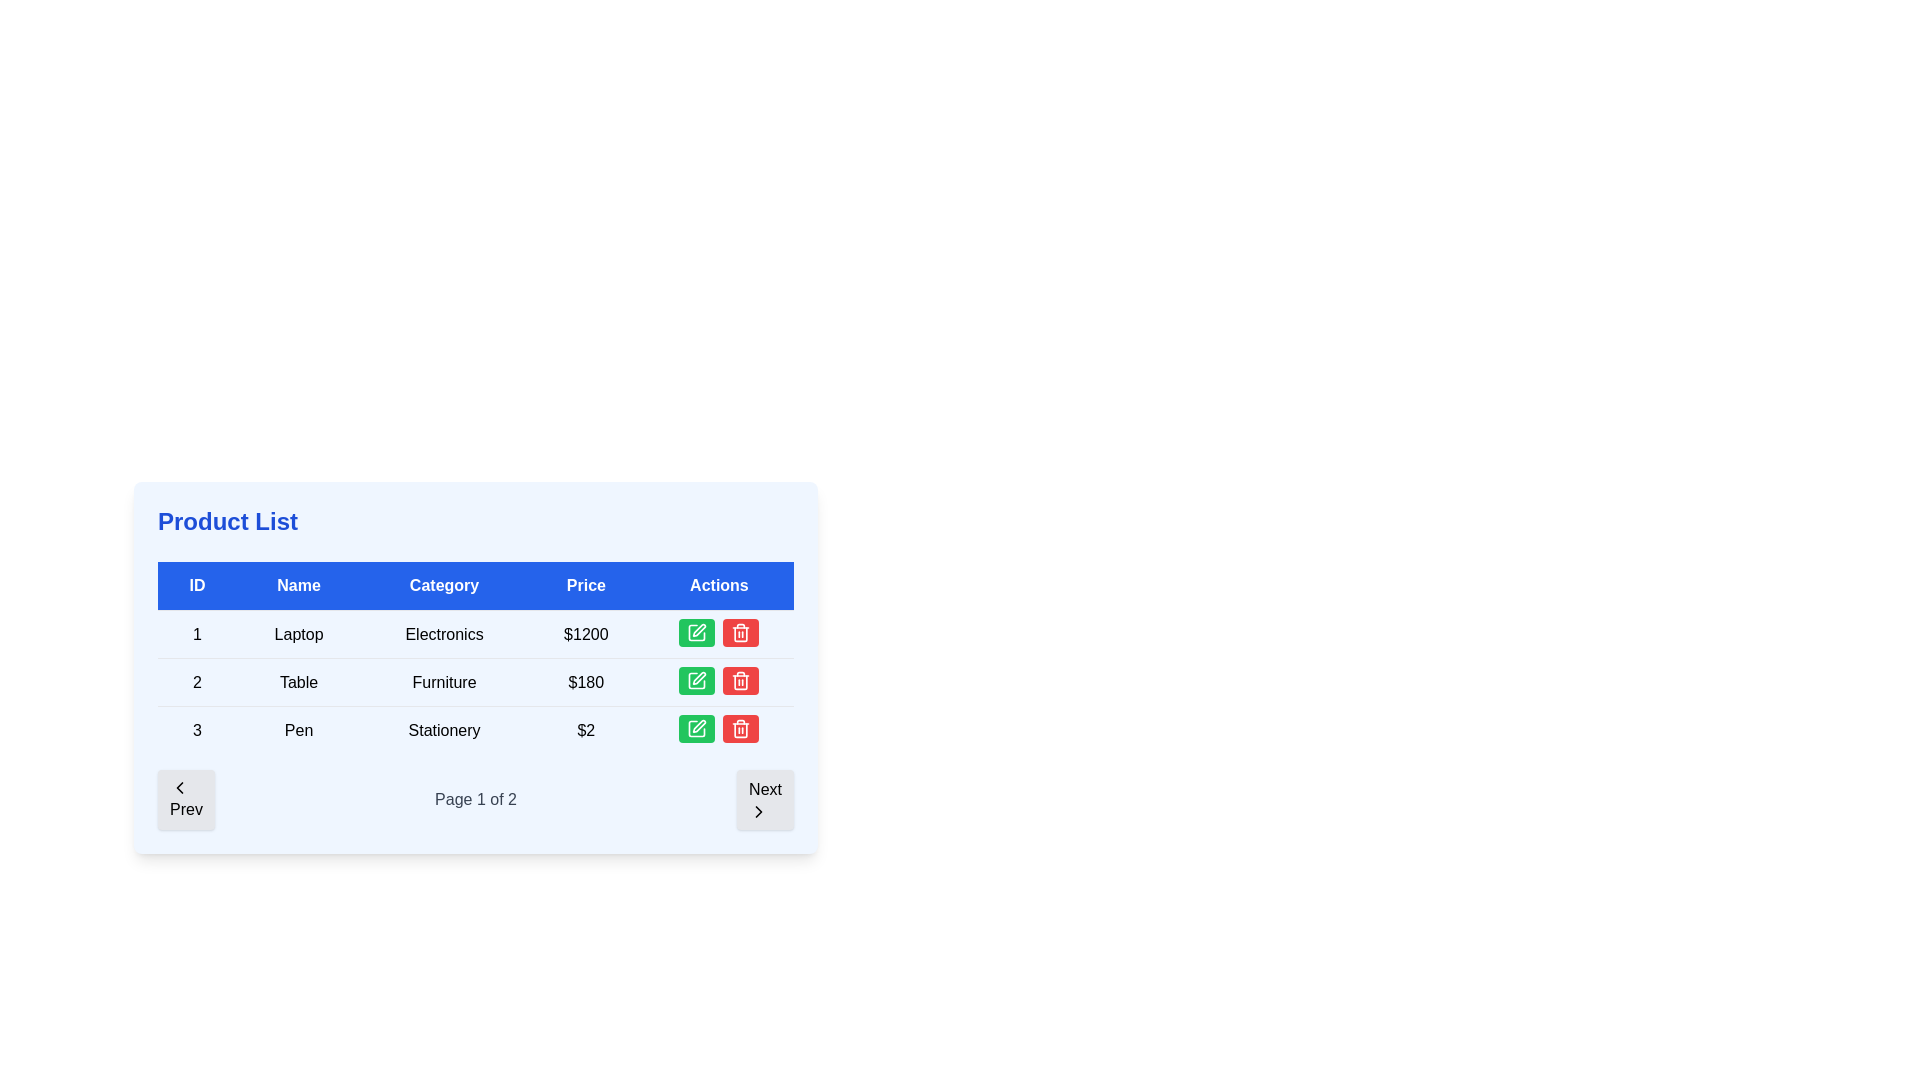 The image size is (1920, 1080). Describe the element at coordinates (740, 680) in the screenshot. I see `the red trash bin icon button in the Actions column of the third row` at that location.